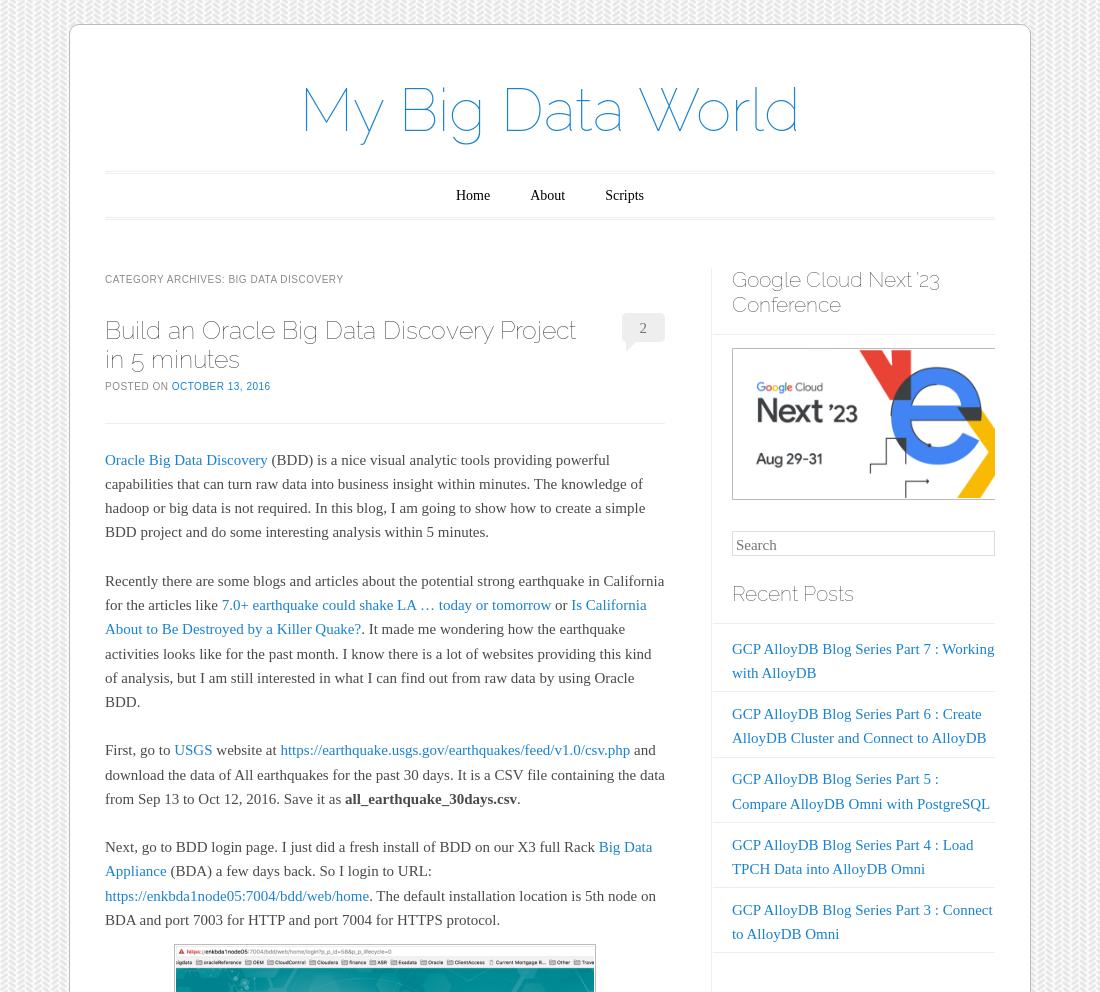 The image size is (1100, 992). What do you see at coordinates (220, 385) in the screenshot?
I see `'October 13, 2016'` at bounding box center [220, 385].